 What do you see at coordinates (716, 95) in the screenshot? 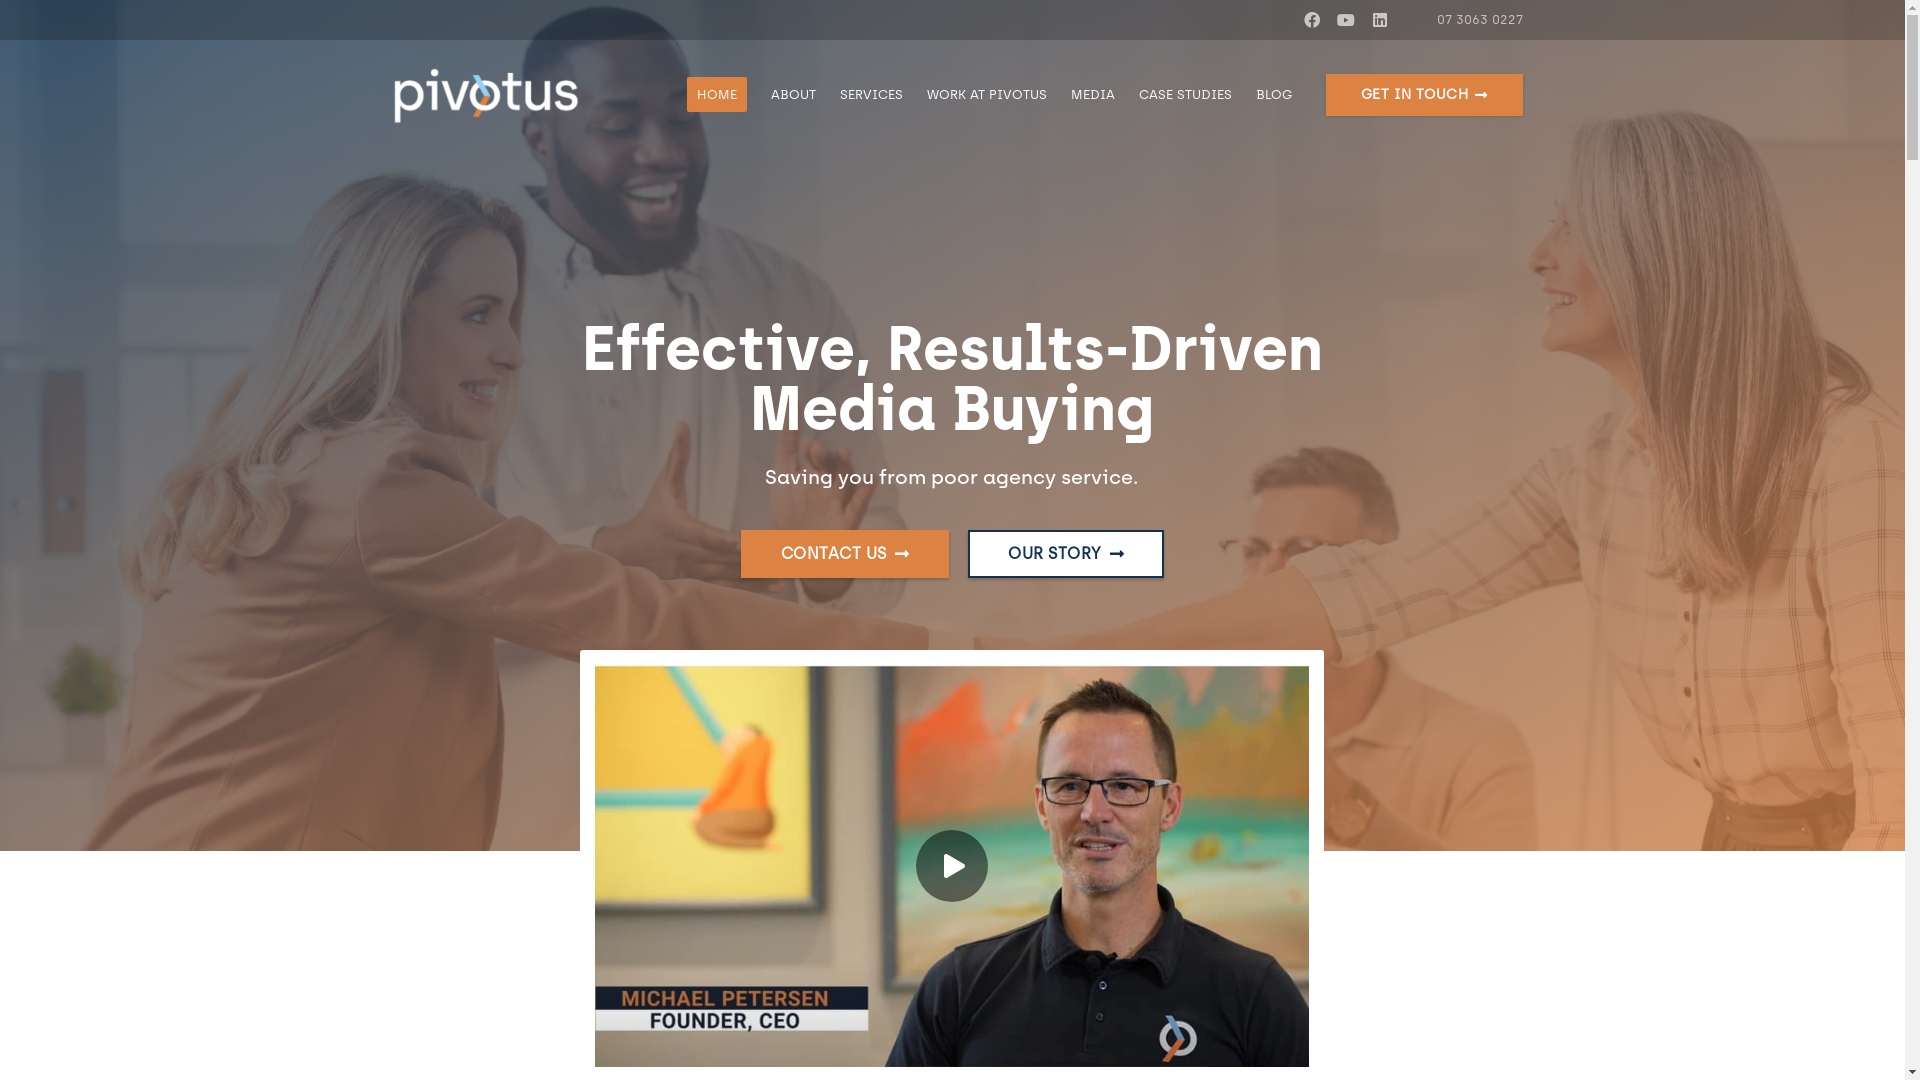
I see `'HOME'` at bounding box center [716, 95].